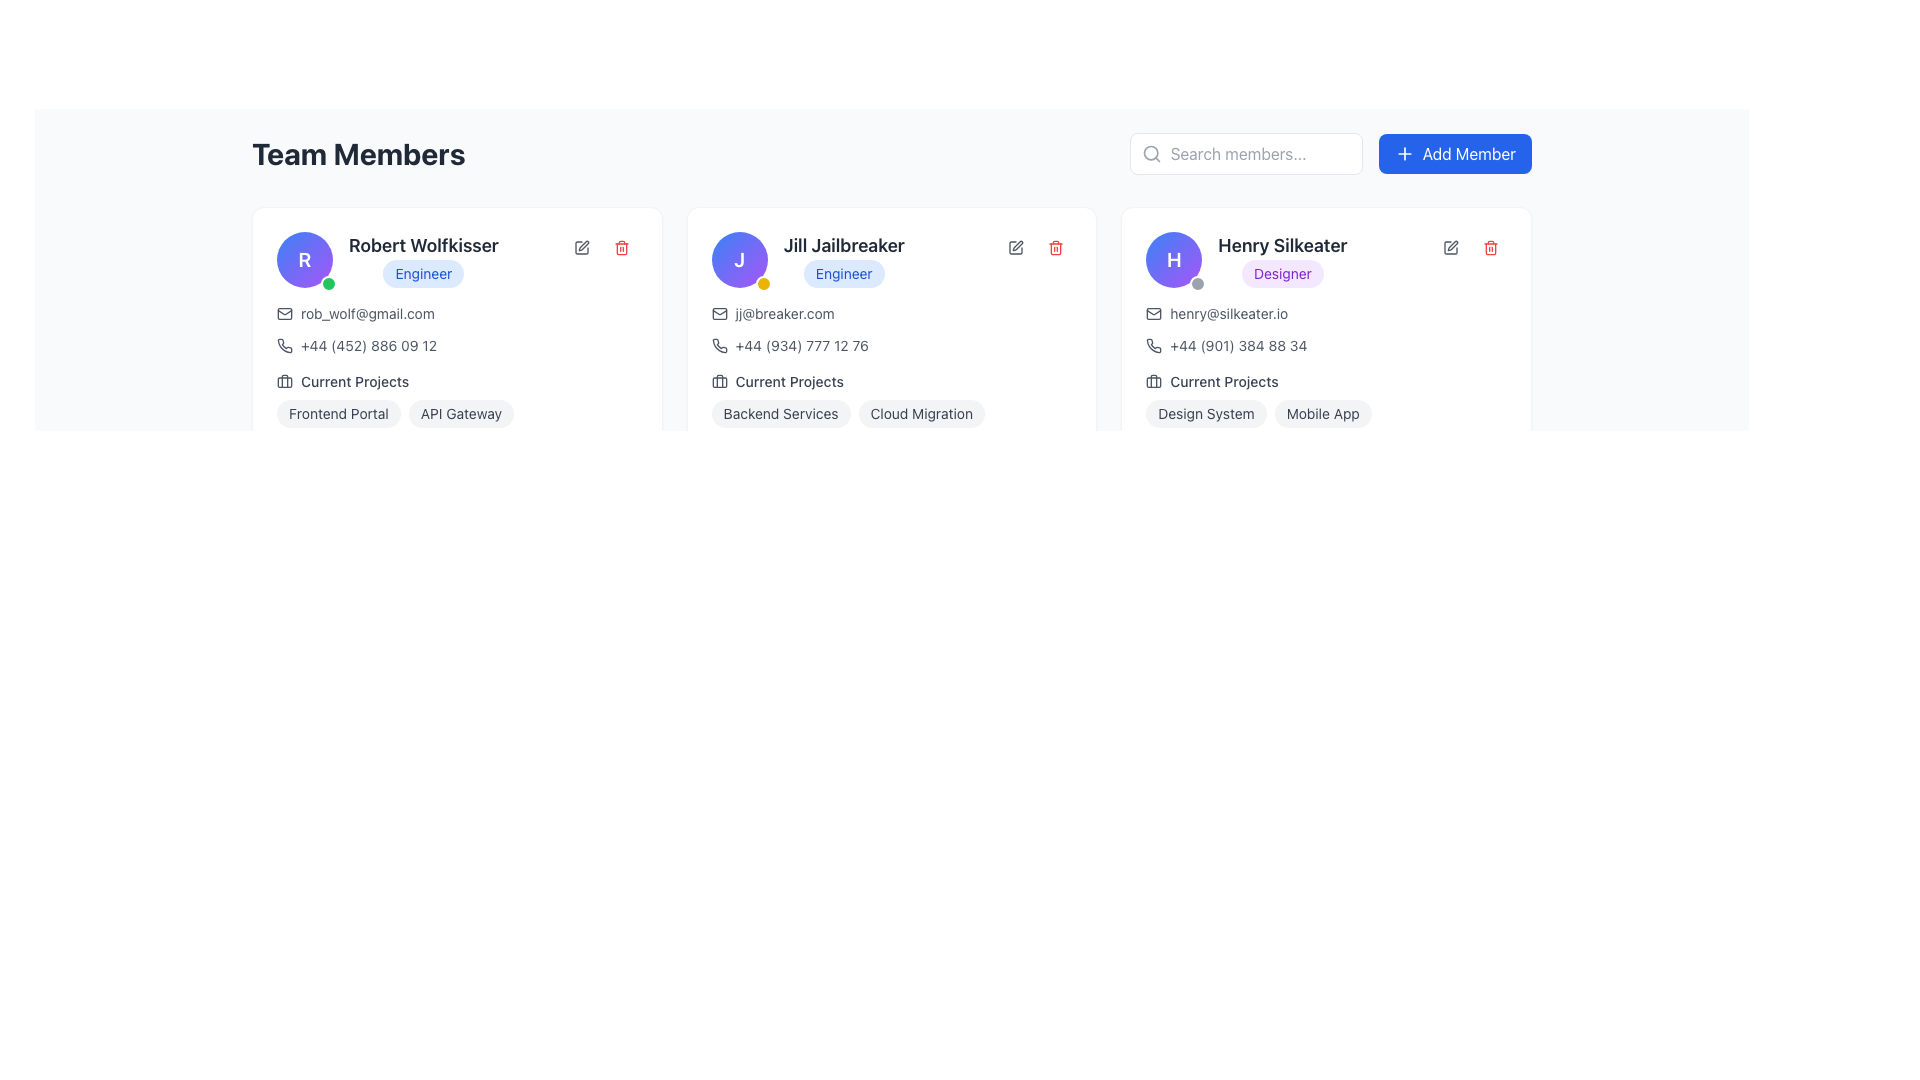 The height and width of the screenshot is (1080, 1920). I want to click on the profile badge representing 'Henry Silkeater' located in the upper-left corner of the rightmost card in the 'Team Members' section, so click(1174, 258).